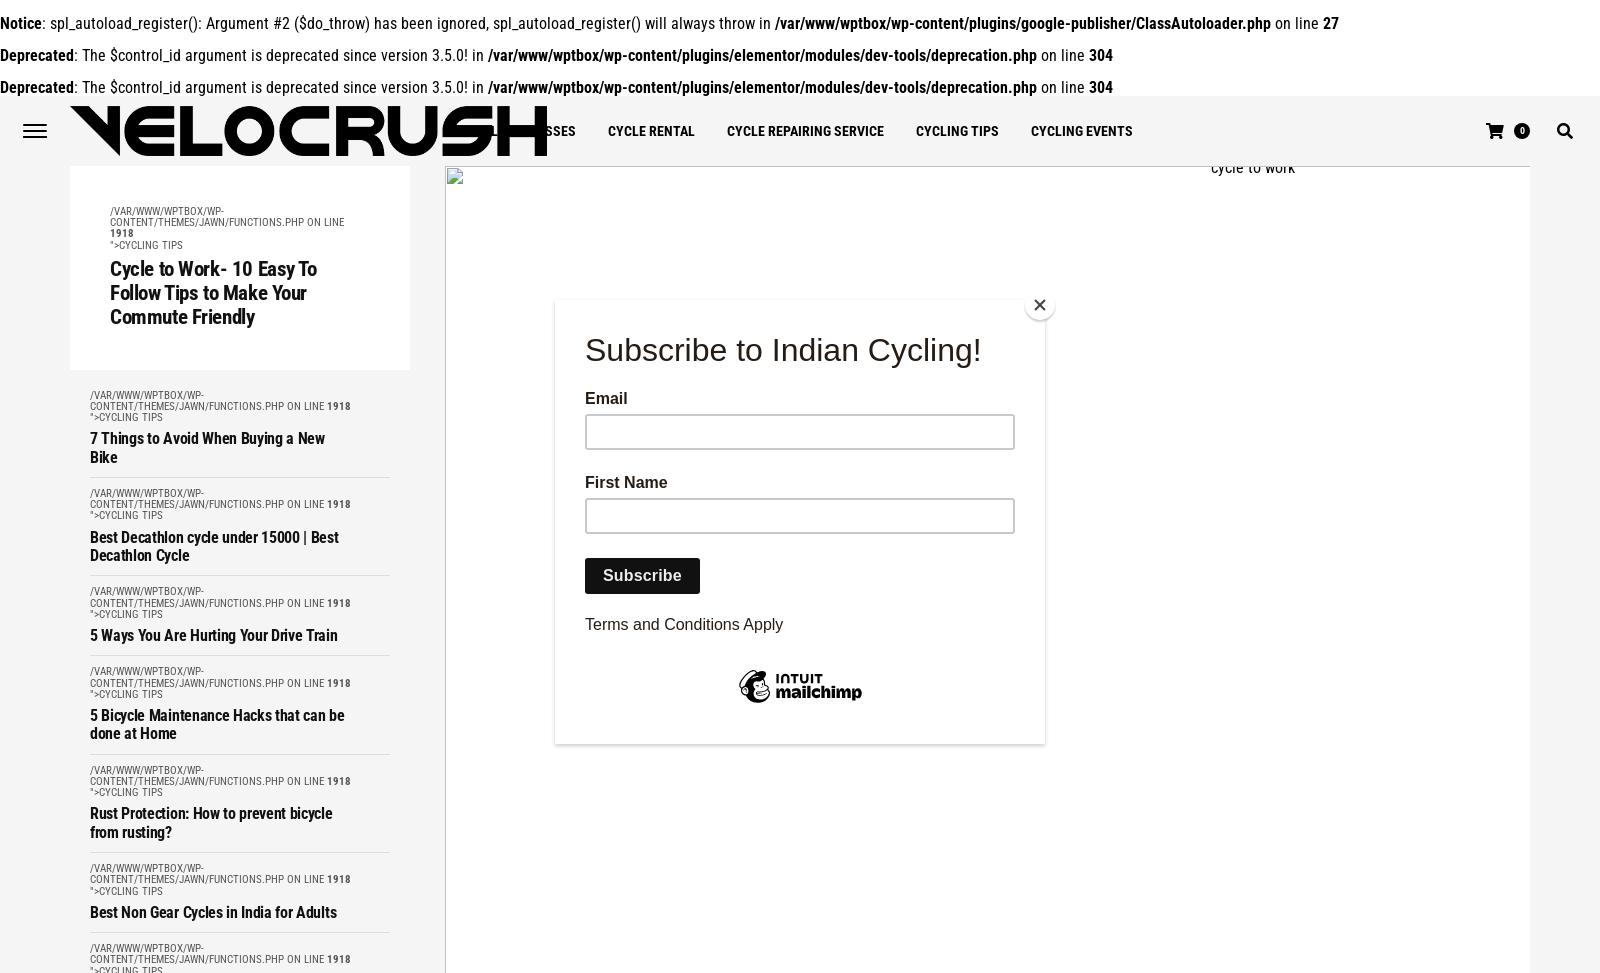 The height and width of the screenshot is (973, 1600). Describe the element at coordinates (212, 910) in the screenshot. I see `'Best Non Gear Cycles in India for Adults'` at that location.